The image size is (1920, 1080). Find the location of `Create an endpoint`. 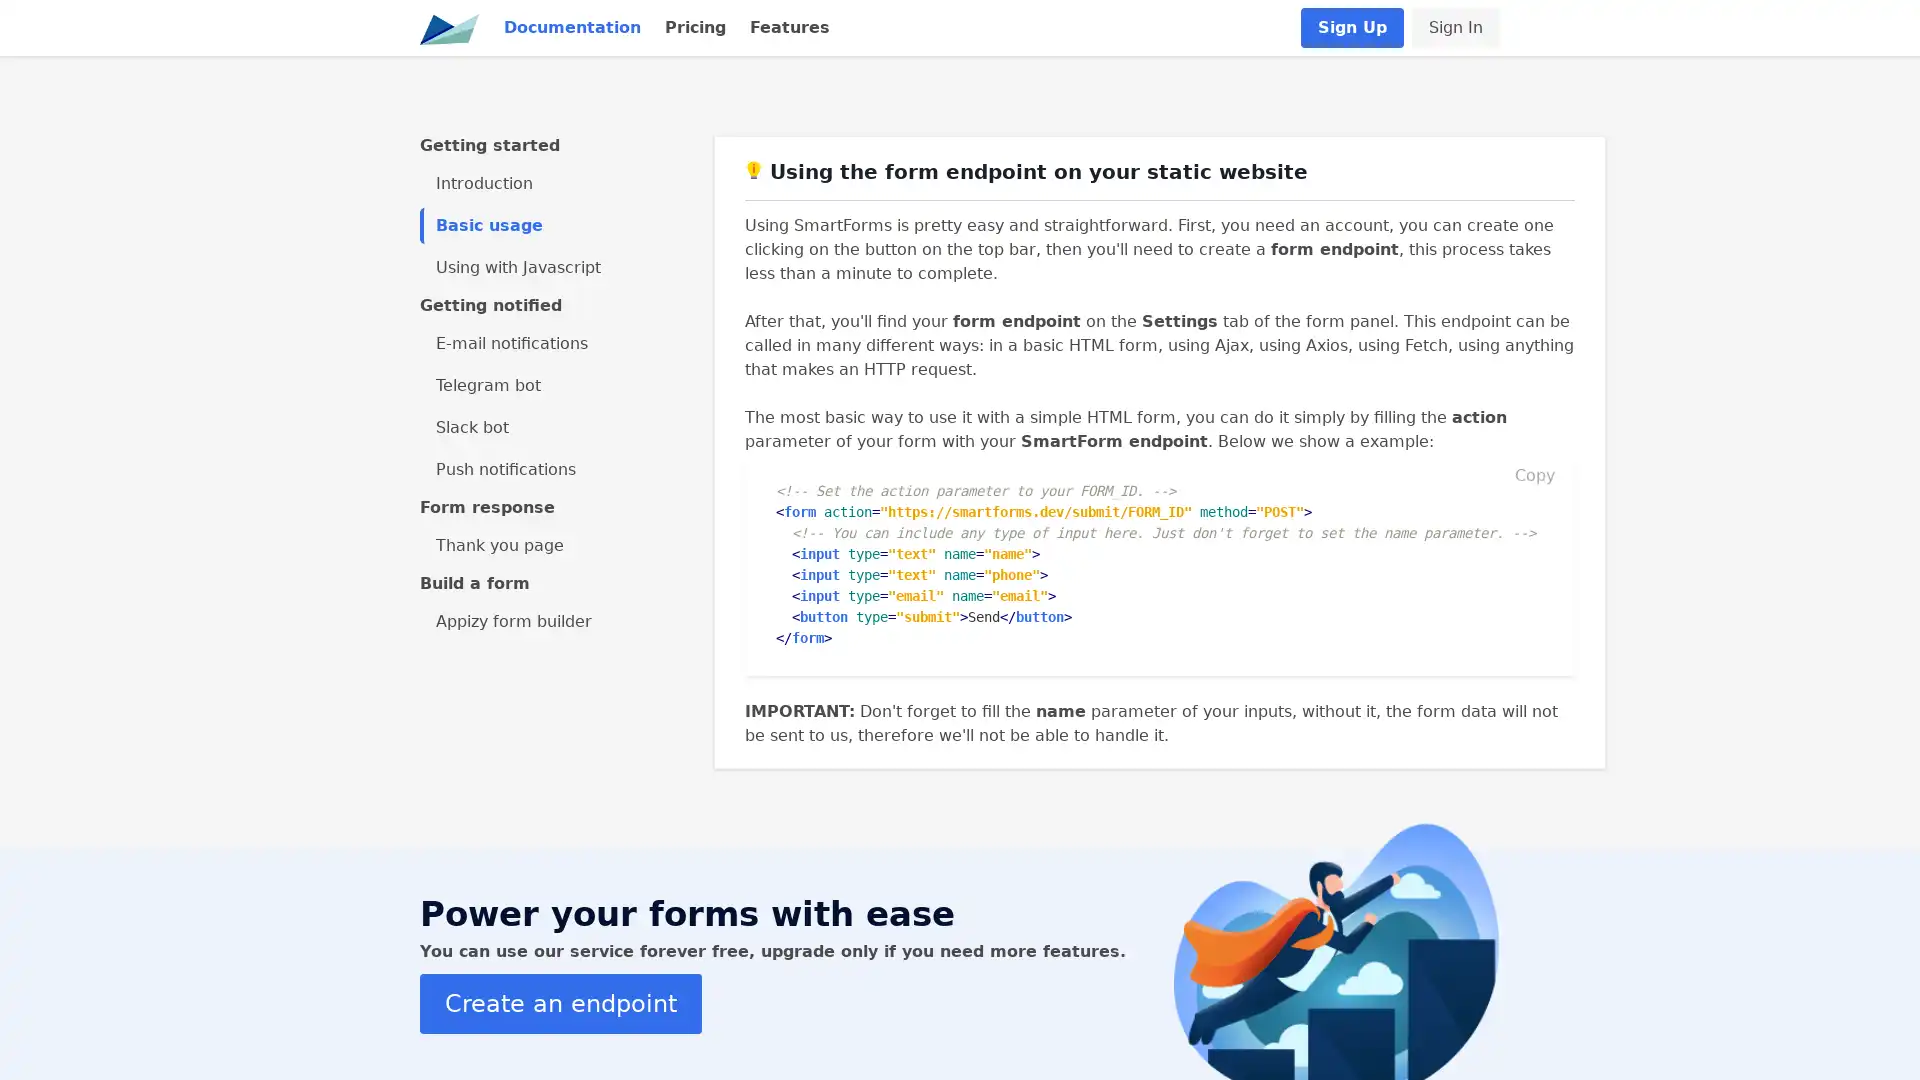

Create an endpoint is located at coordinates (560, 1002).